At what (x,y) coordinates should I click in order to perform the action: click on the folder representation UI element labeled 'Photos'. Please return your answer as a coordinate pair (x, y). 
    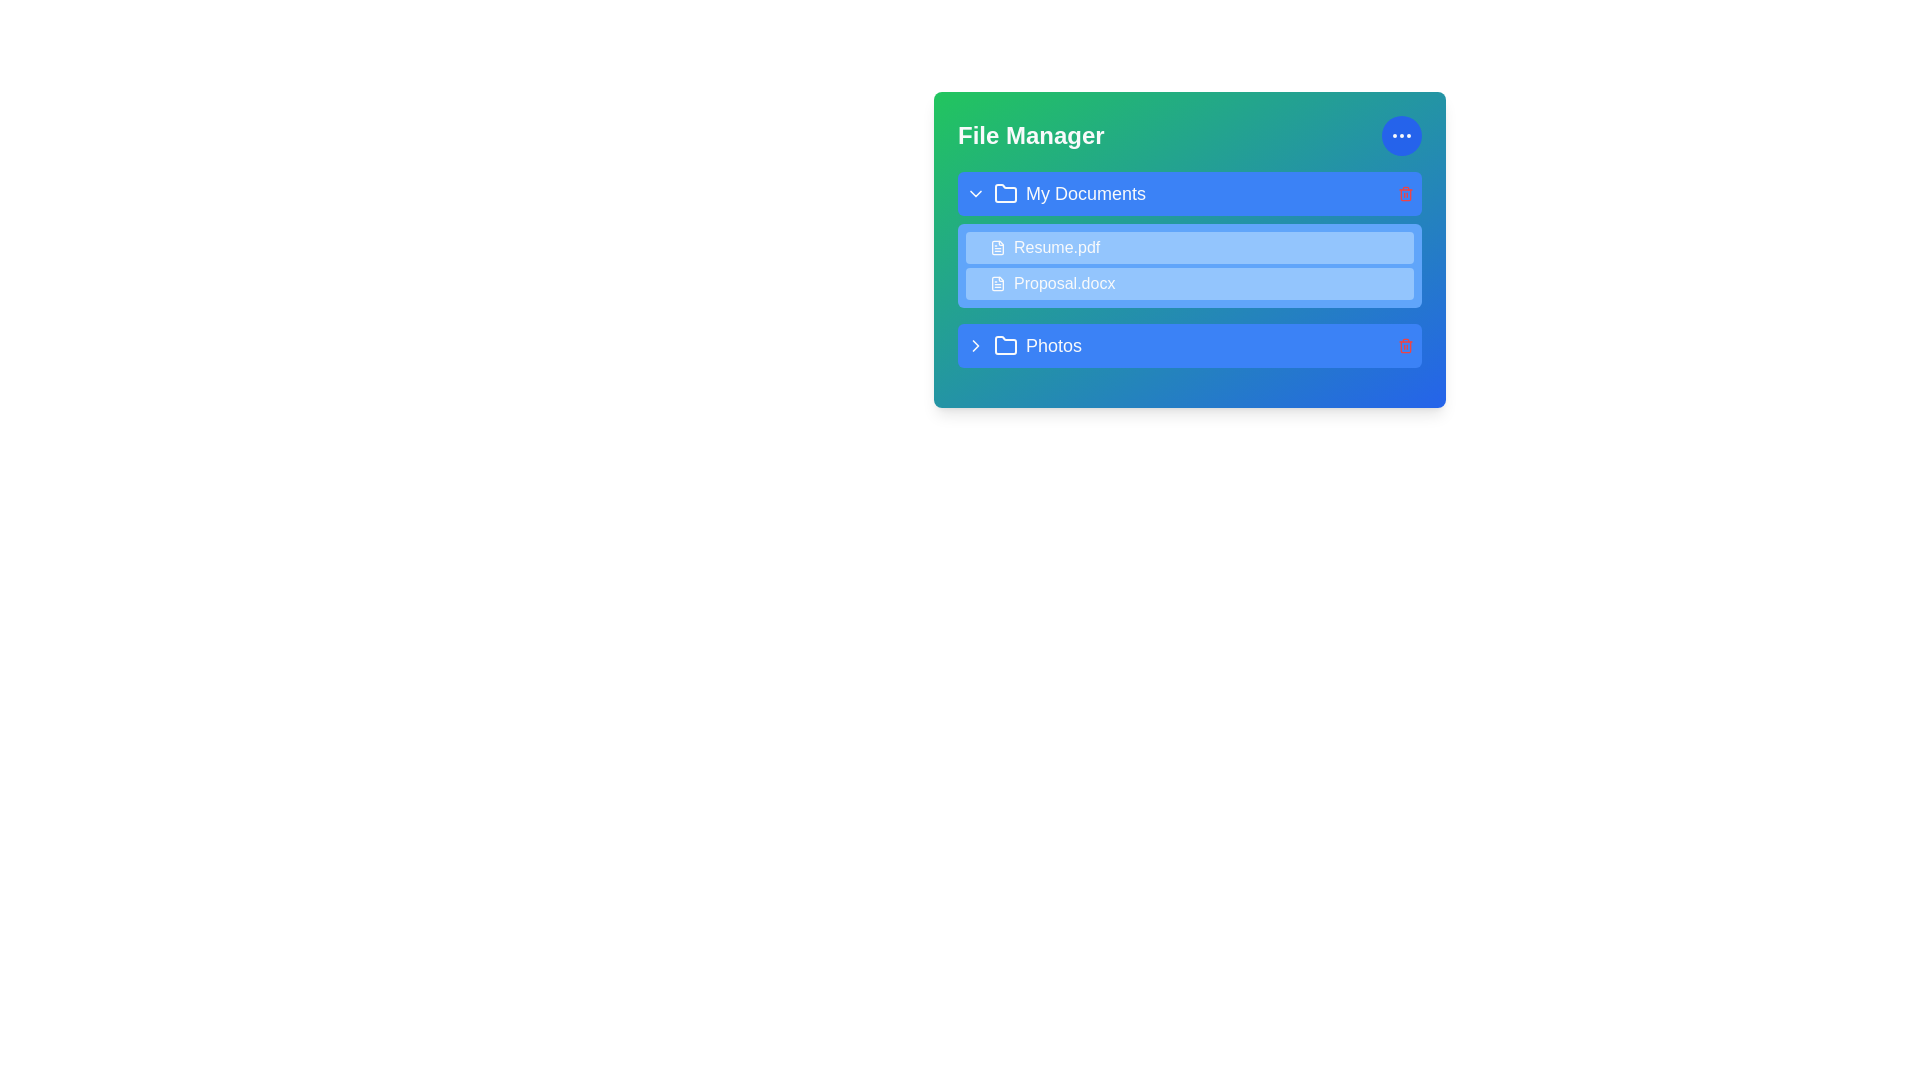
    Looking at the image, I should click on (1190, 345).